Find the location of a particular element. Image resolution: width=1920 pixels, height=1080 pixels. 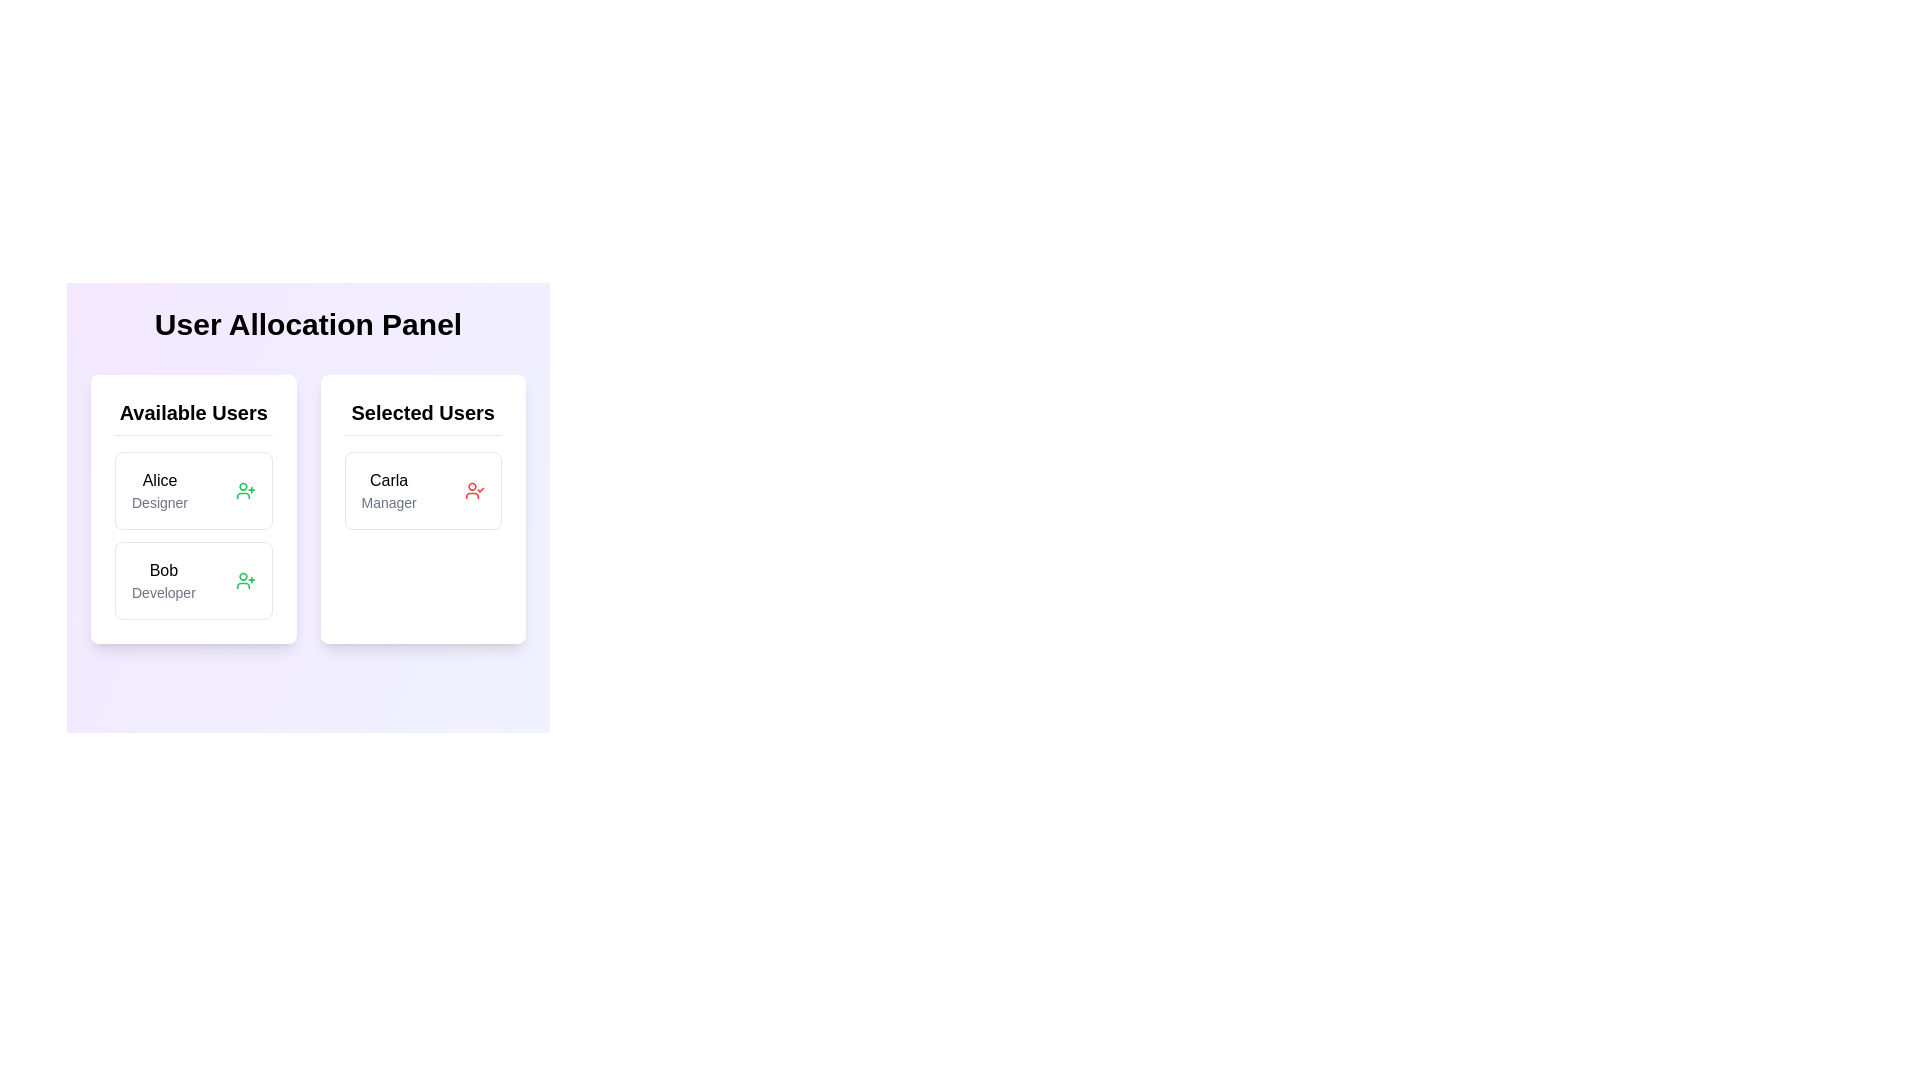

the green icon button located to the right of the 'Bob' label in the 'User Allocation Panel' is located at coordinates (244, 581).